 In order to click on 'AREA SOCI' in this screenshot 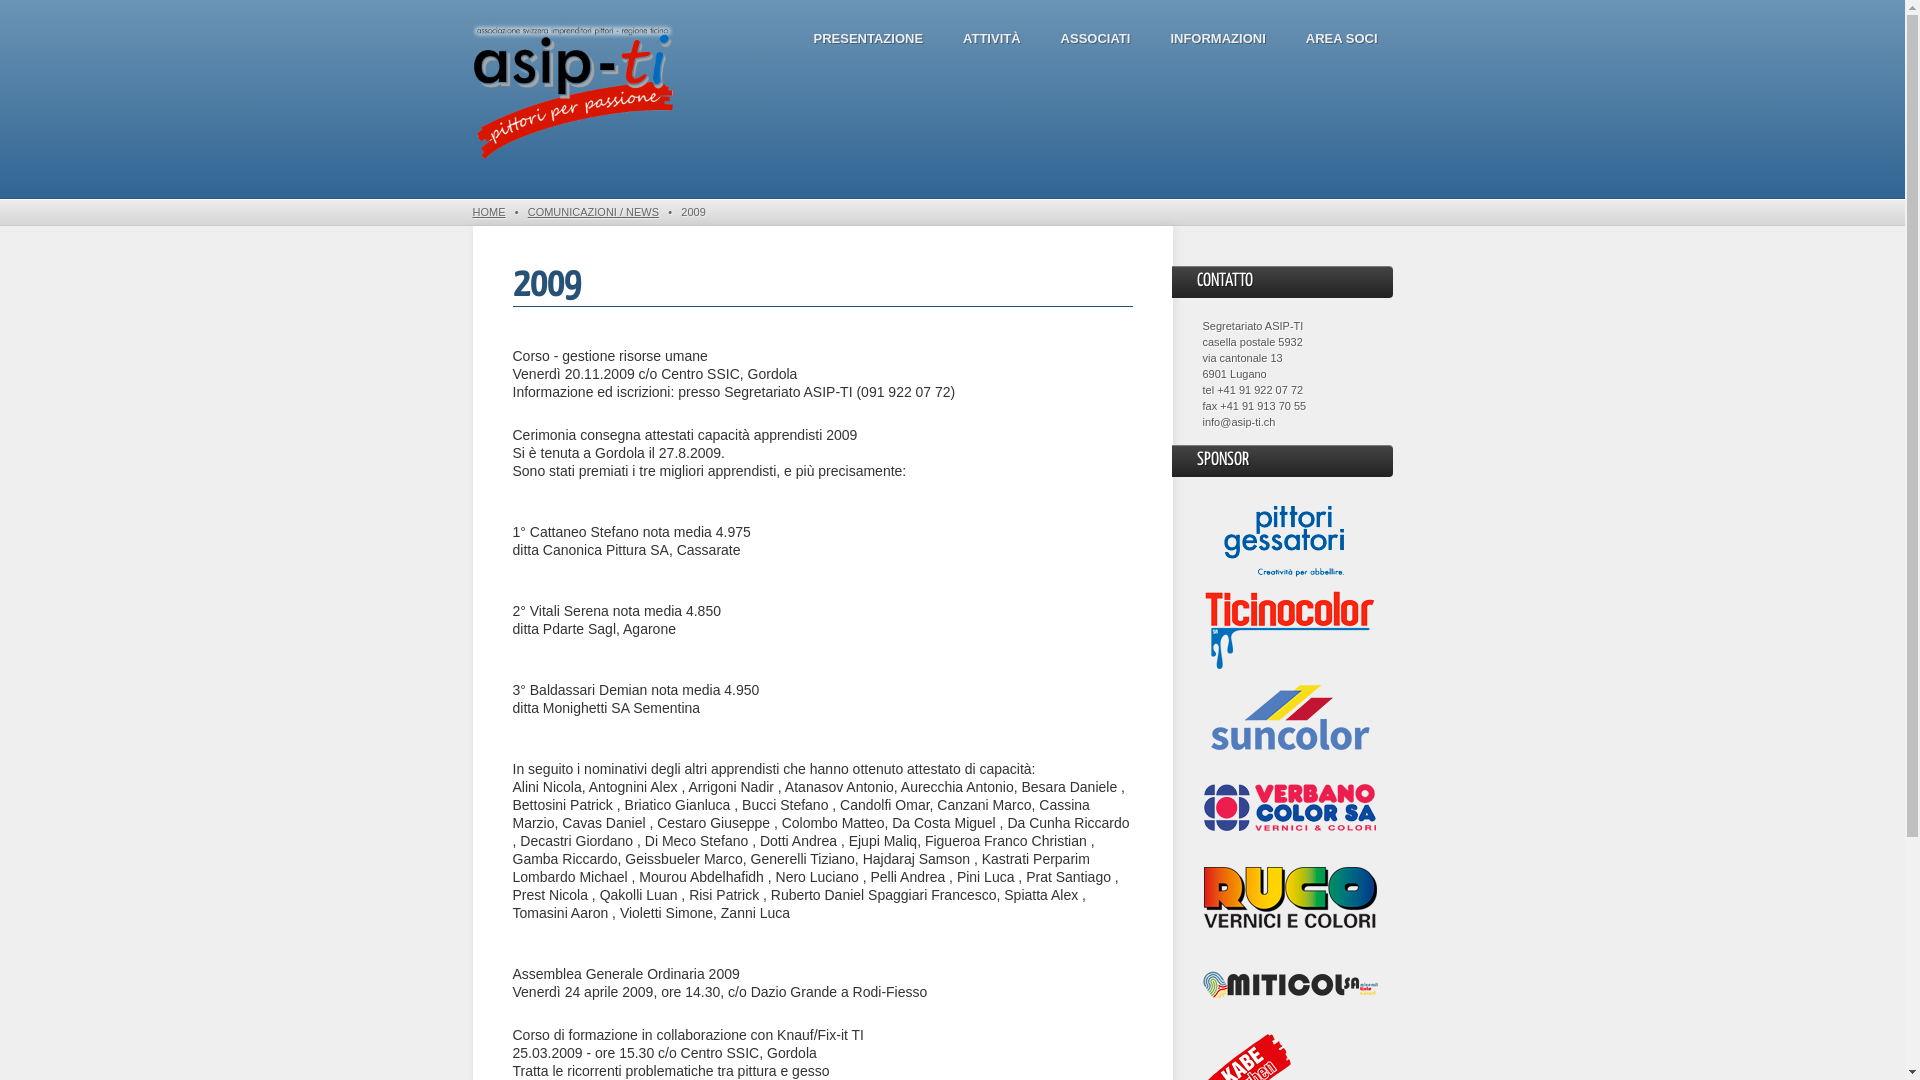, I will do `click(1342, 38)`.